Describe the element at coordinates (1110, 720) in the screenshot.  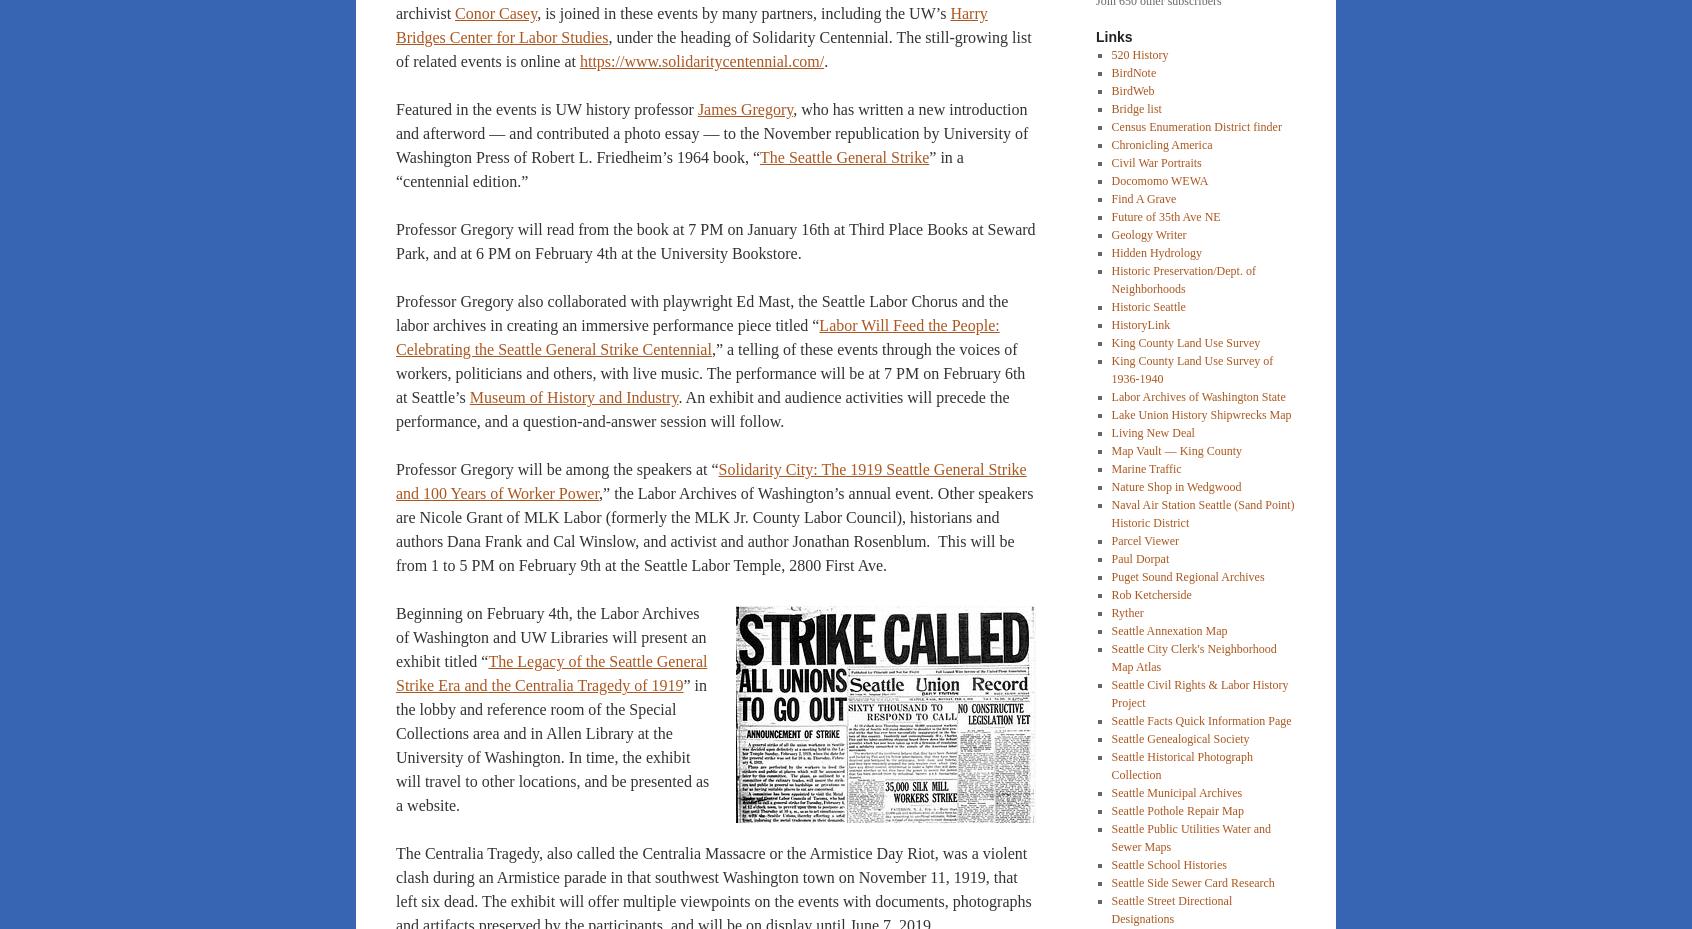
I see `'Seattle Facts Quick Information Page'` at that location.